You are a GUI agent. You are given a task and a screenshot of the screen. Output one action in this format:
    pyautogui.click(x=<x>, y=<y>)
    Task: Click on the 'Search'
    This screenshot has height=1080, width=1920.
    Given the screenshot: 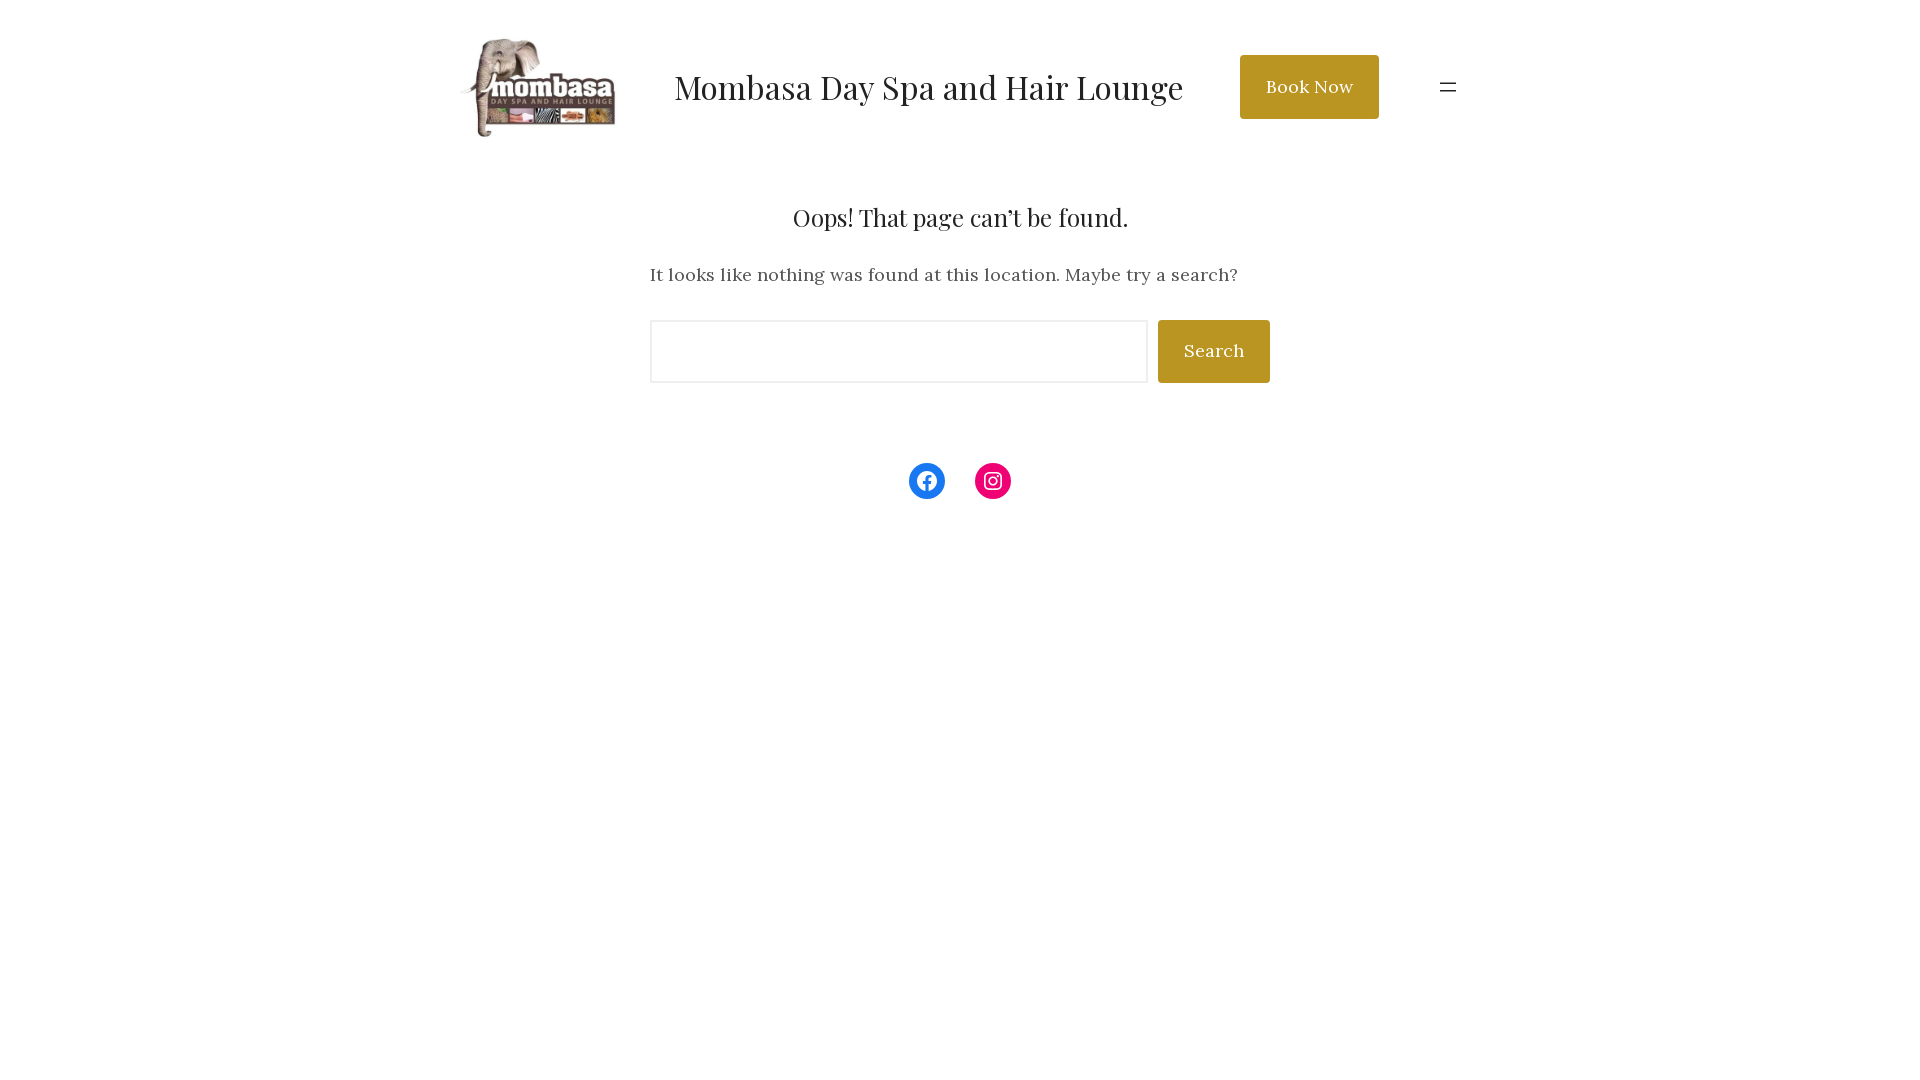 What is the action you would take?
    pyautogui.click(x=1157, y=350)
    